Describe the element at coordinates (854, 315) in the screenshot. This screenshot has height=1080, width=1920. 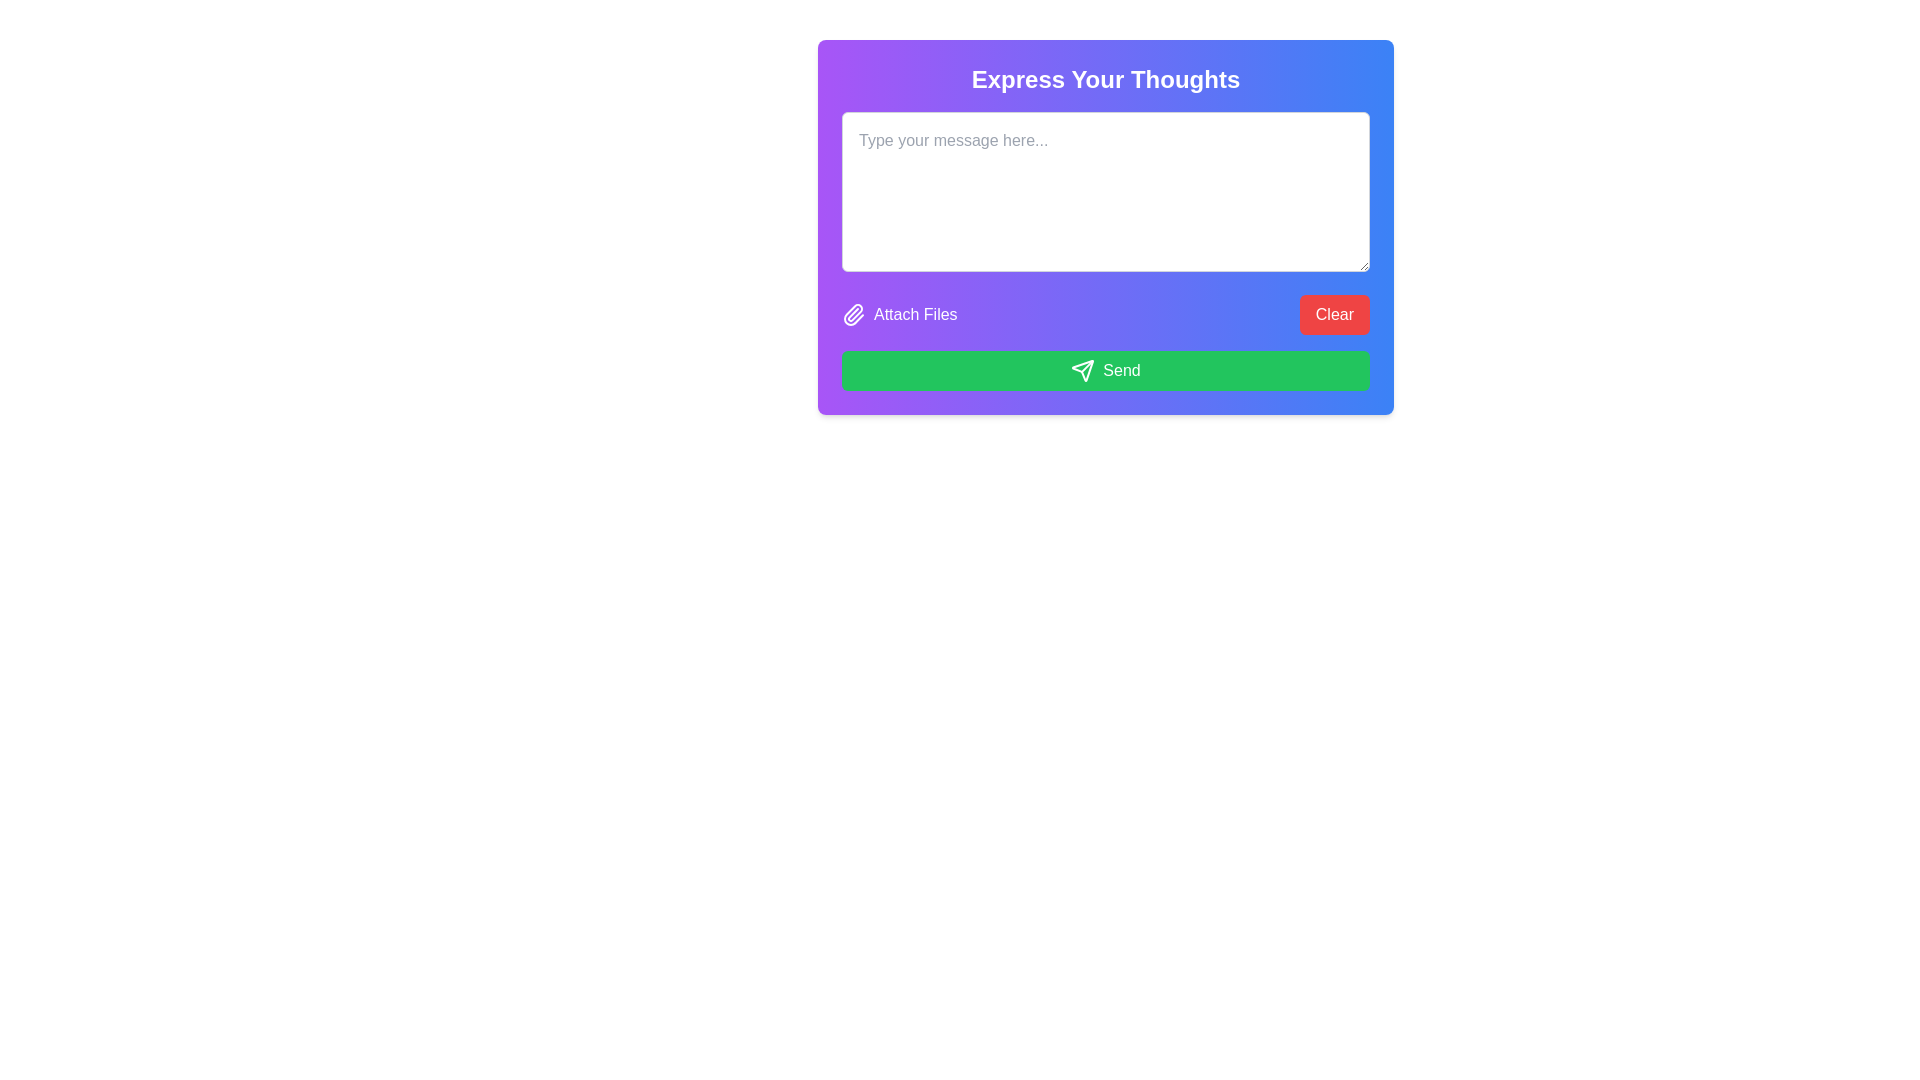
I see `the paperclip icon, which is an outlined SVG element, located to the left of the 'Attach Files' text, serving as a button for attaching files at the bottom-left corner of the purple card` at that location.